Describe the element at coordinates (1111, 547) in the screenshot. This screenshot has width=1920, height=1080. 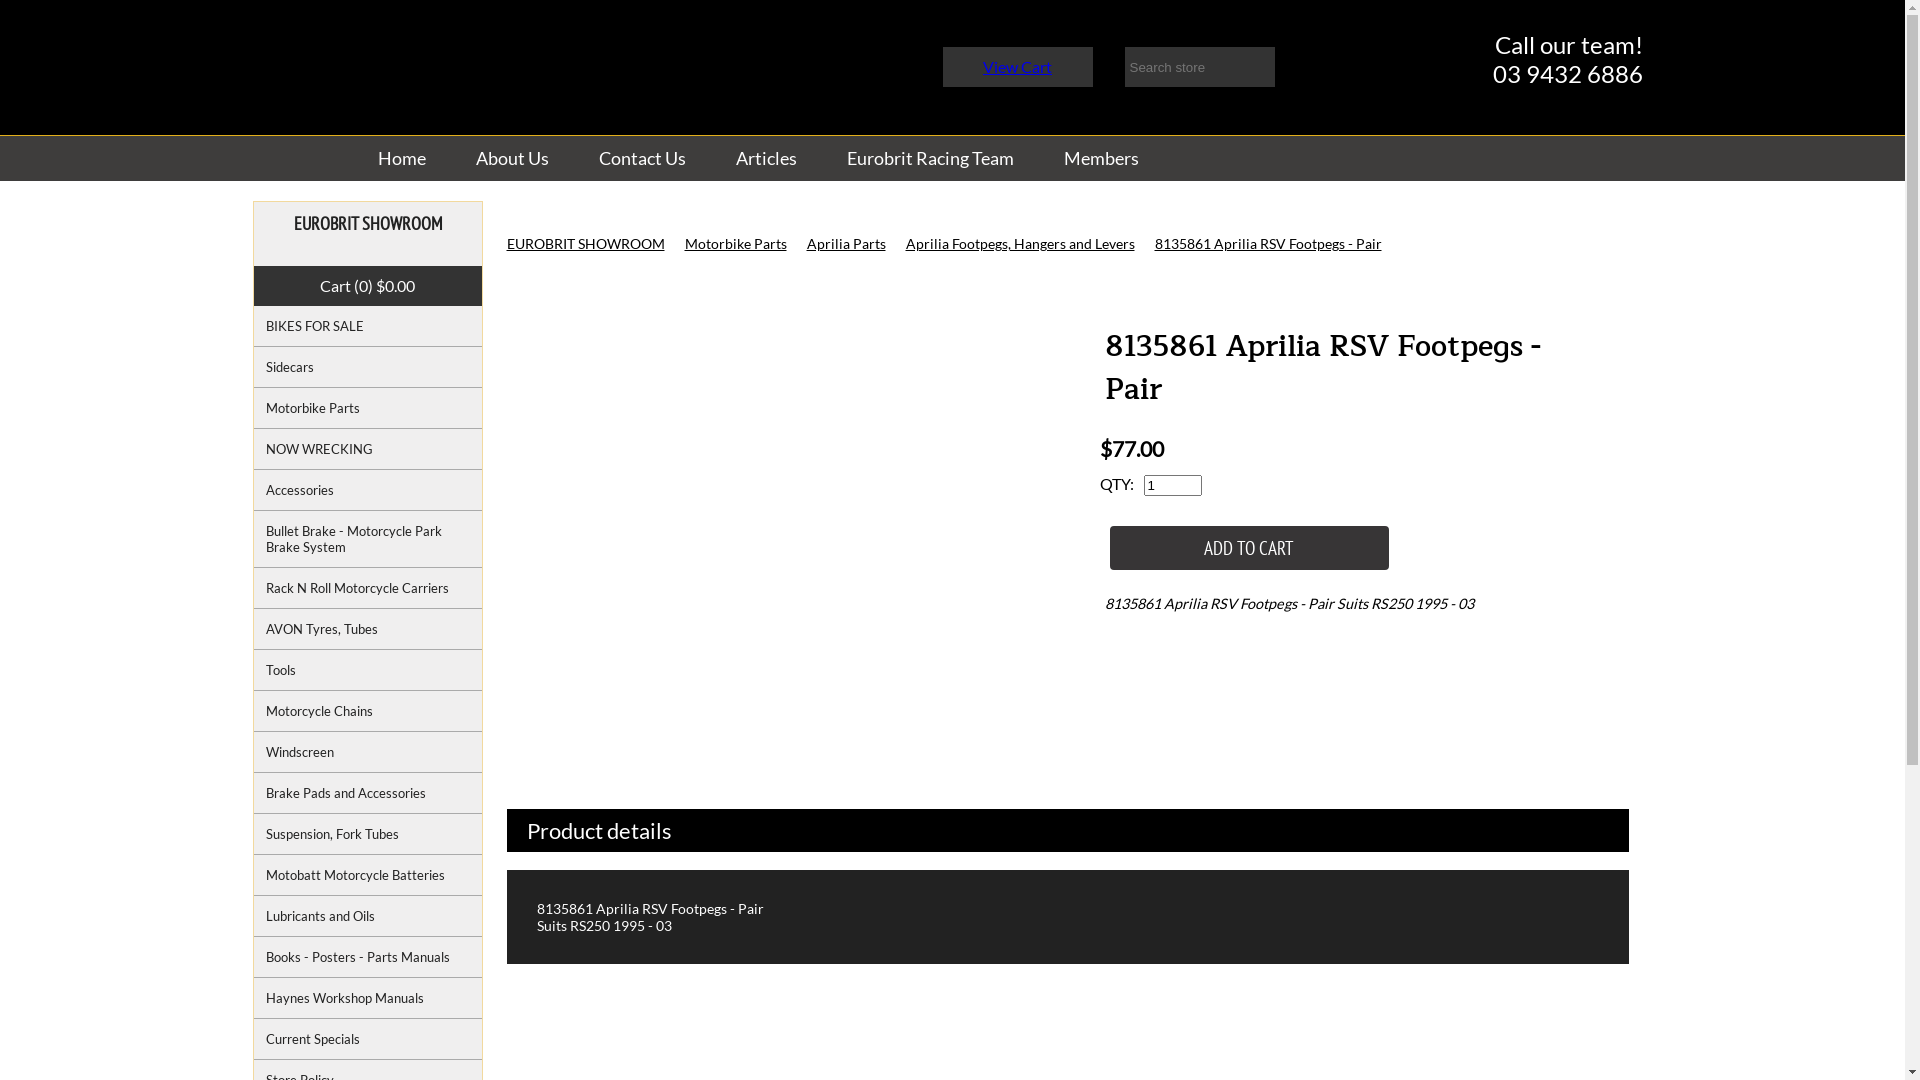
I see `'ADD TO CART'` at that location.